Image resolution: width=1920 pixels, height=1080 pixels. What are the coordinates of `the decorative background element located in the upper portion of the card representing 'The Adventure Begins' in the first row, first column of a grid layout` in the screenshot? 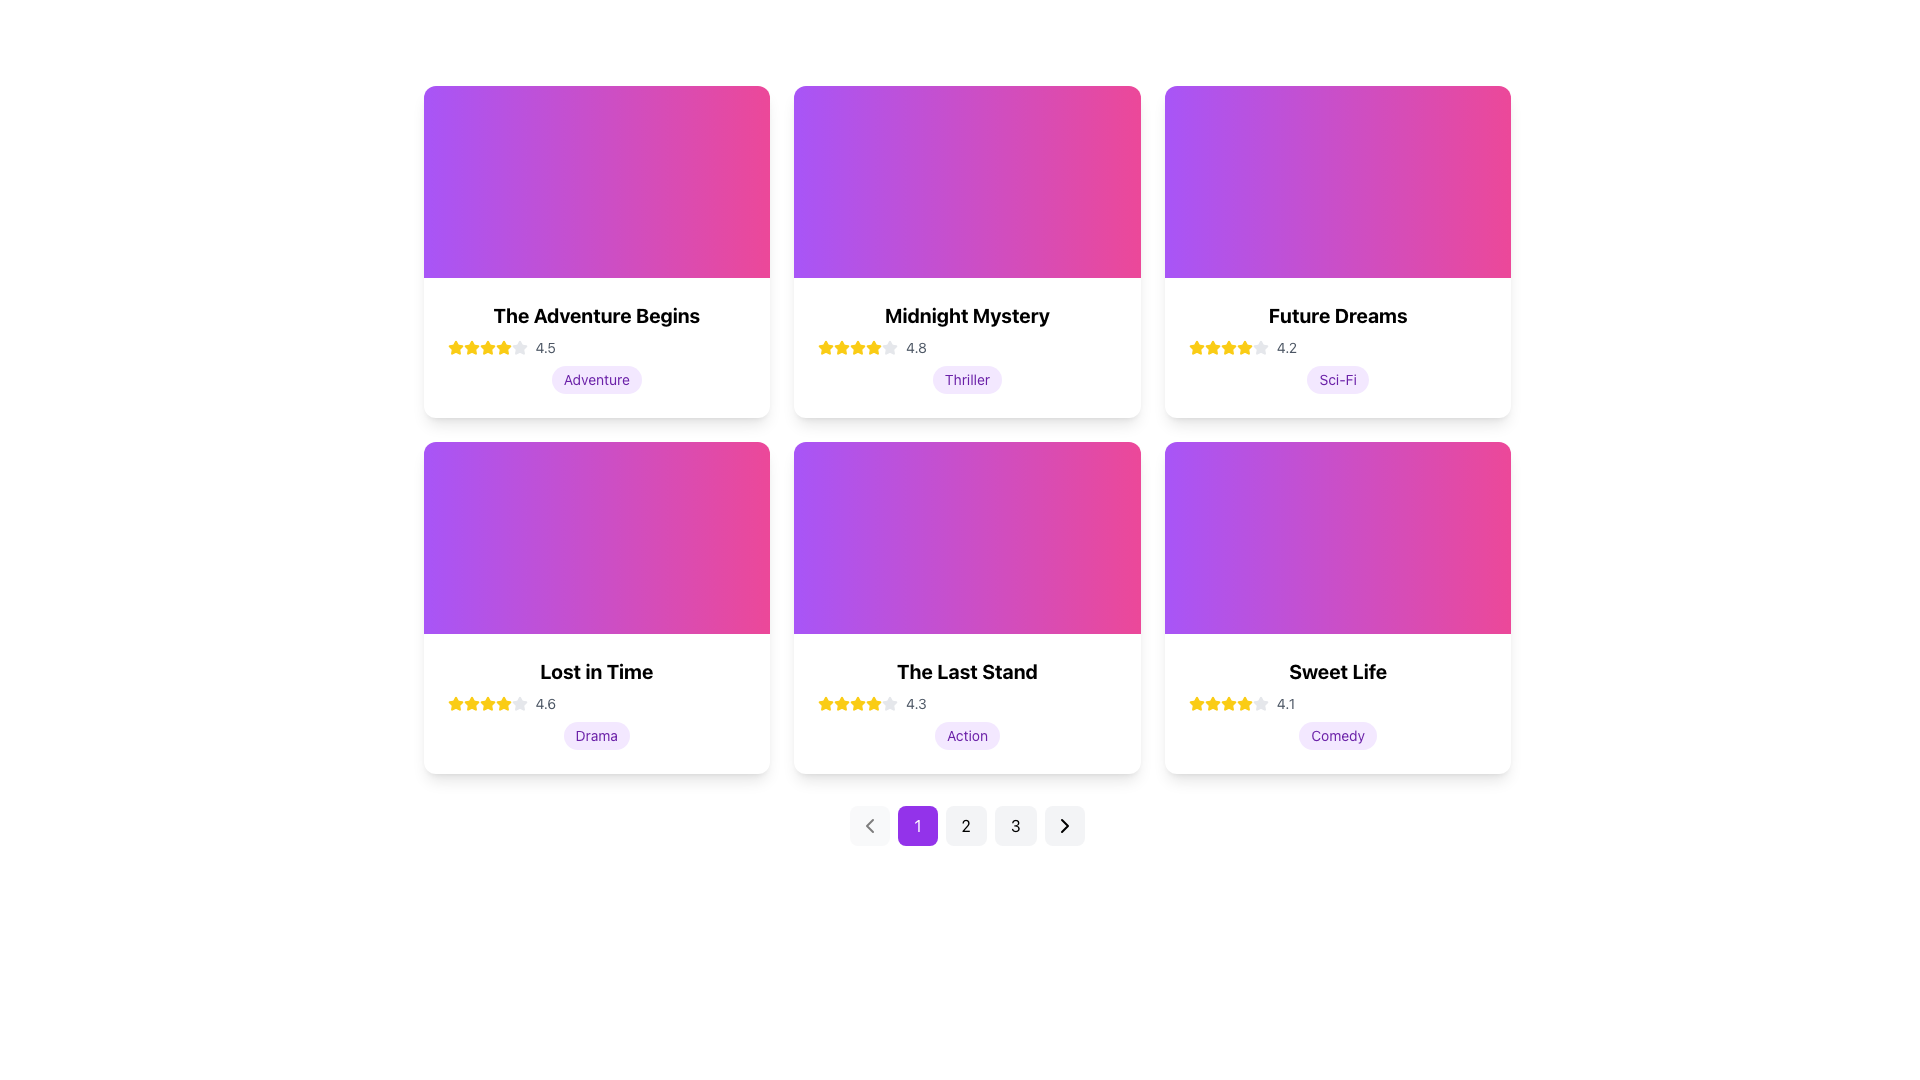 It's located at (595, 181).